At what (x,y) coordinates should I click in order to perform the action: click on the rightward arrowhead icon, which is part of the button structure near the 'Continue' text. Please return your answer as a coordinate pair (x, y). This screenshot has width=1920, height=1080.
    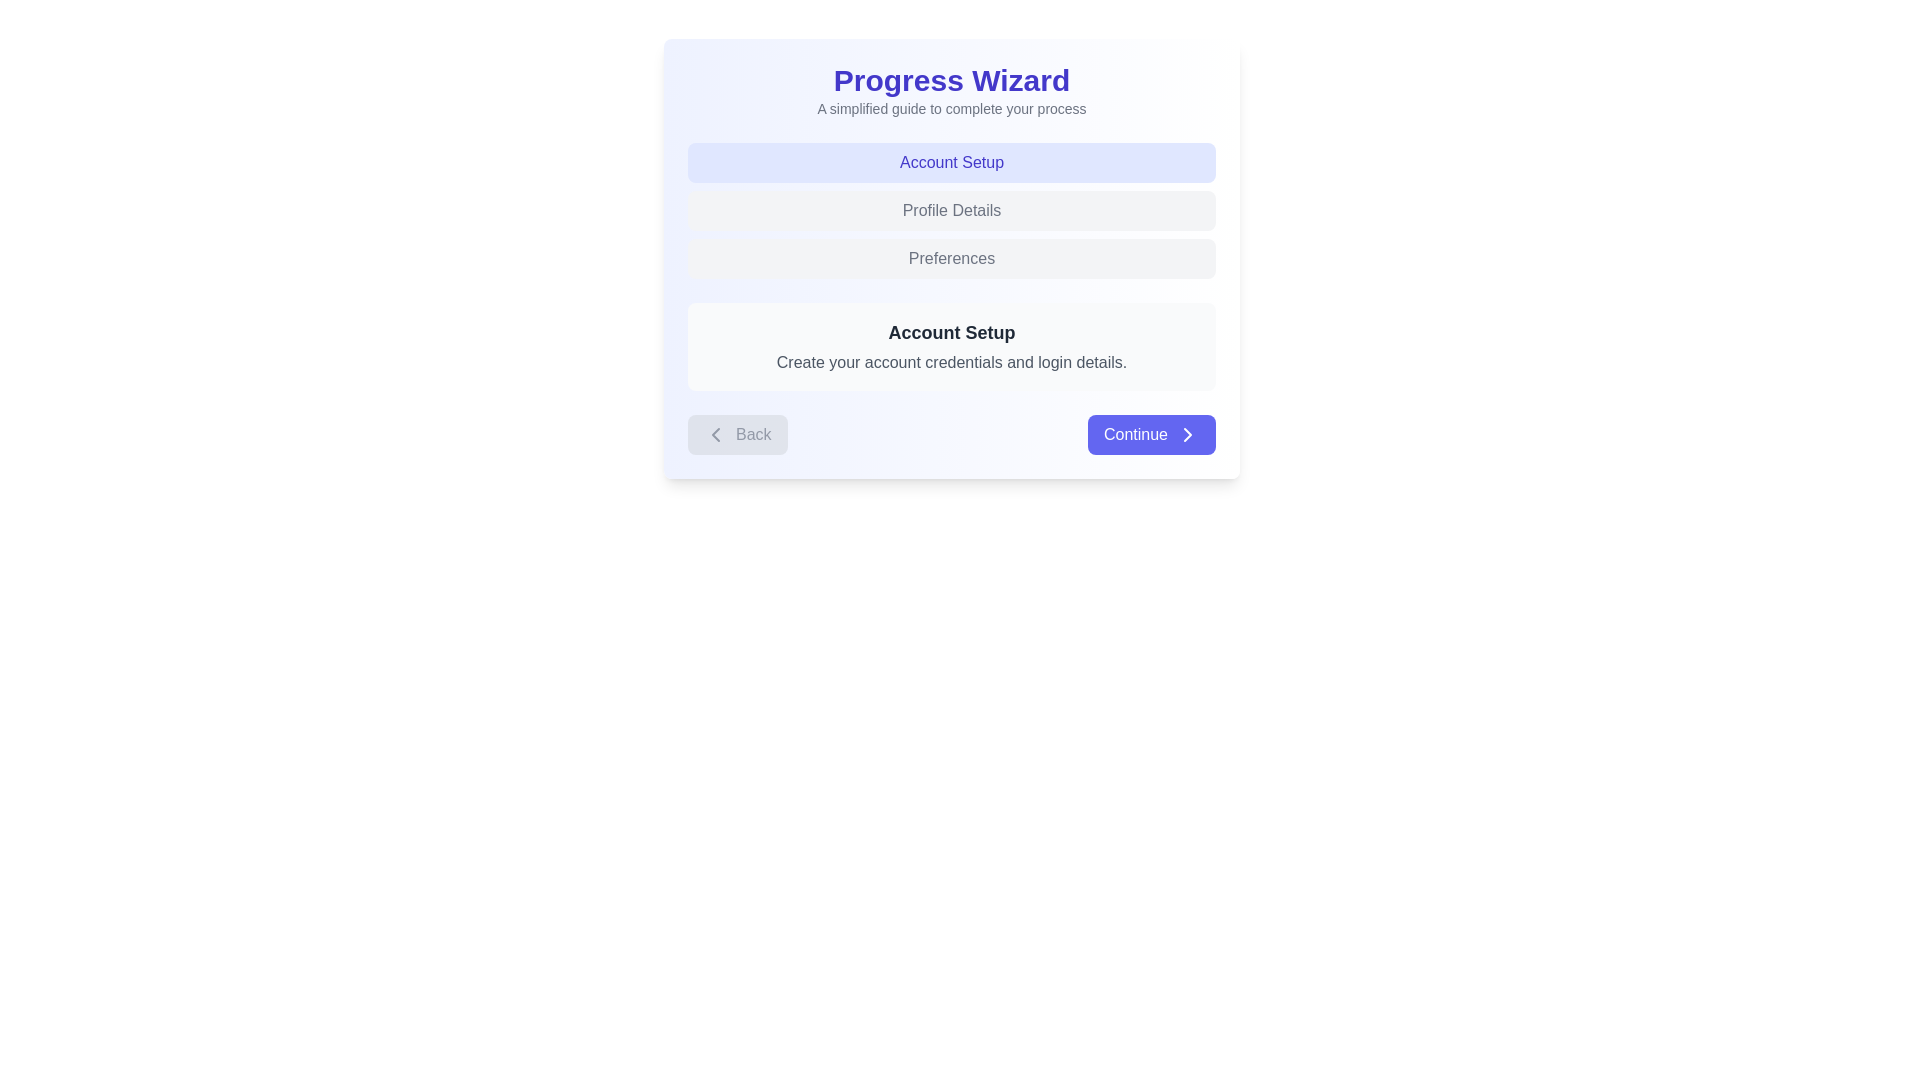
    Looking at the image, I should click on (1188, 434).